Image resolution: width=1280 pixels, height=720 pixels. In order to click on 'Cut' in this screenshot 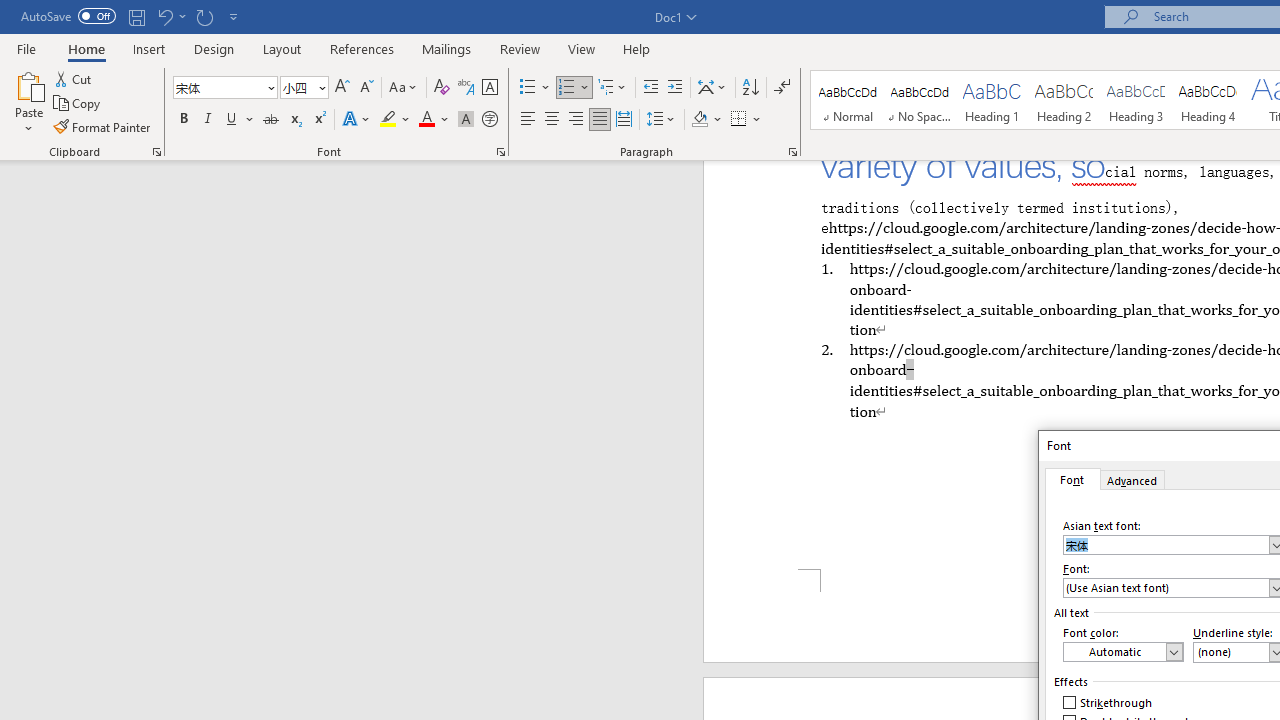, I will do `click(74, 78)`.